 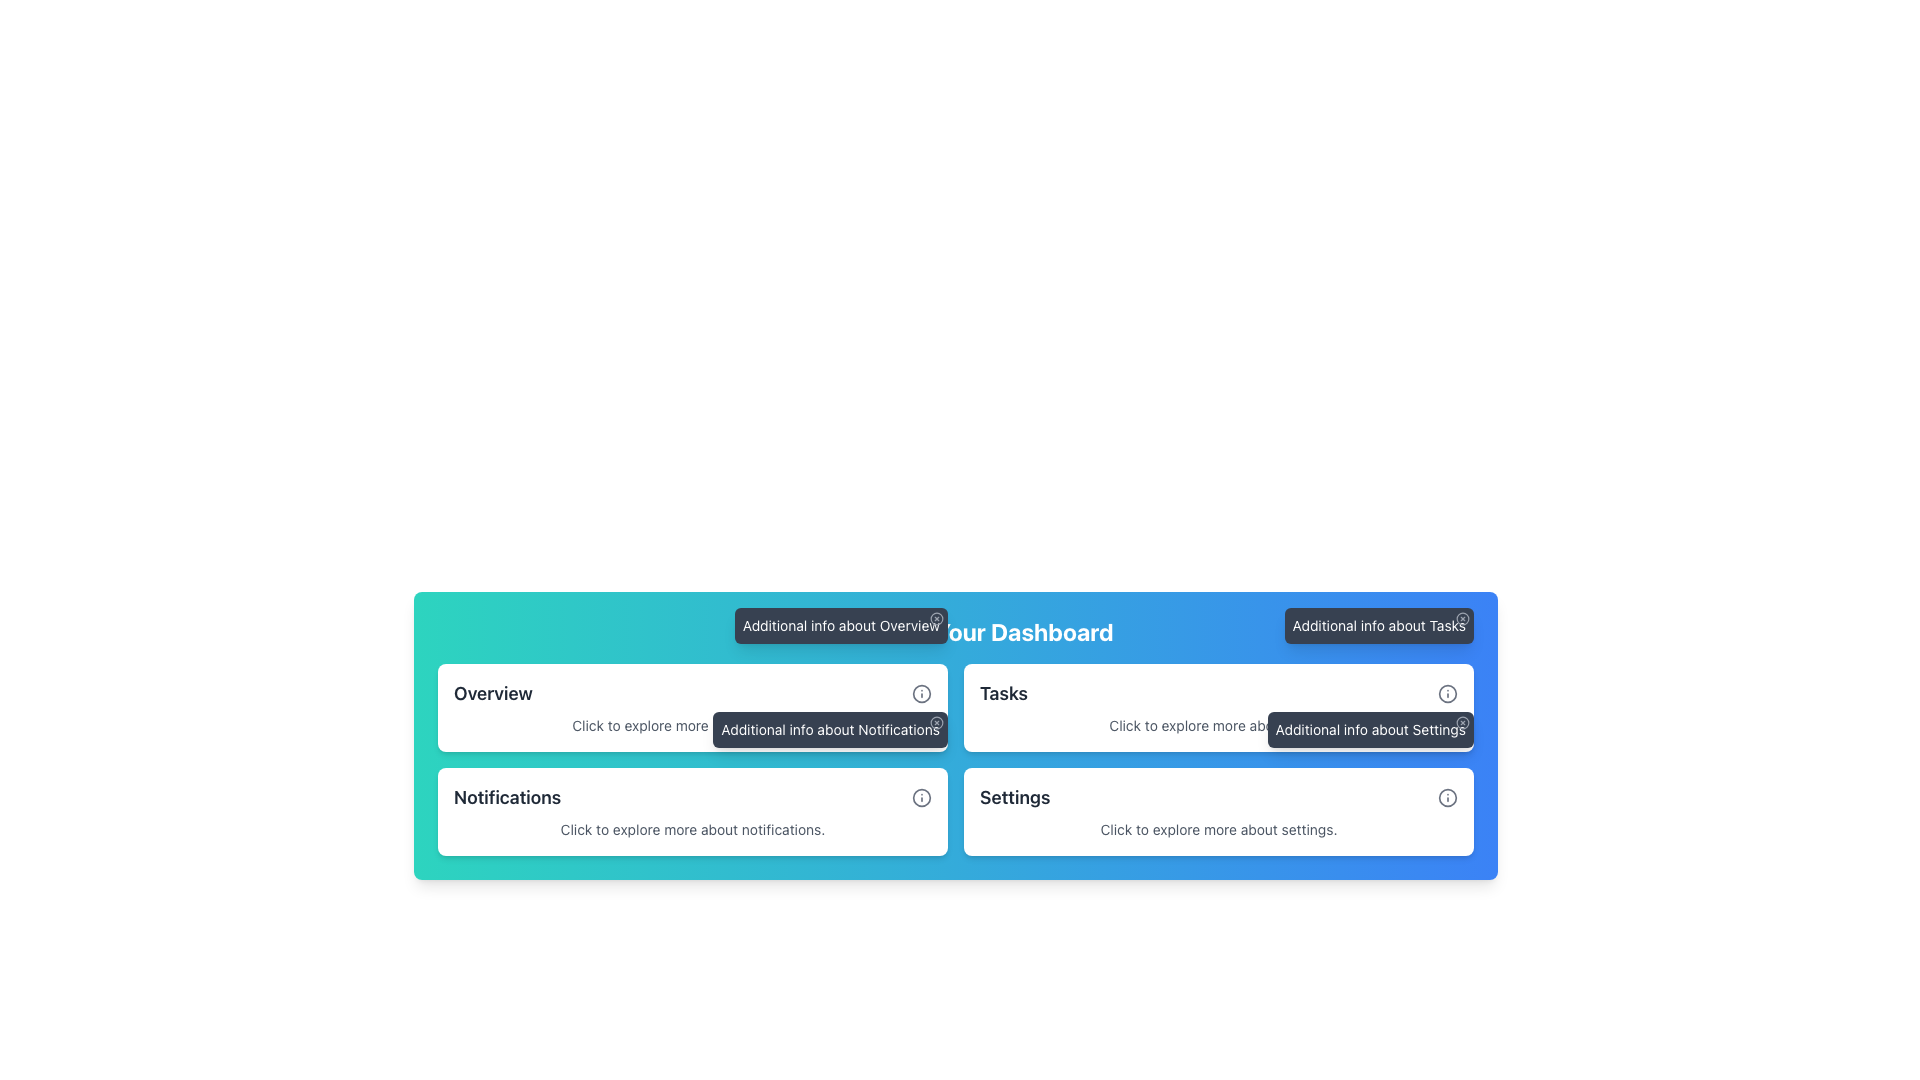 What do you see at coordinates (1463, 617) in the screenshot?
I see `the SVG circle component located at the top-right corner of the tooltip box labeled 'Additional info about Tasks.'` at bounding box center [1463, 617].